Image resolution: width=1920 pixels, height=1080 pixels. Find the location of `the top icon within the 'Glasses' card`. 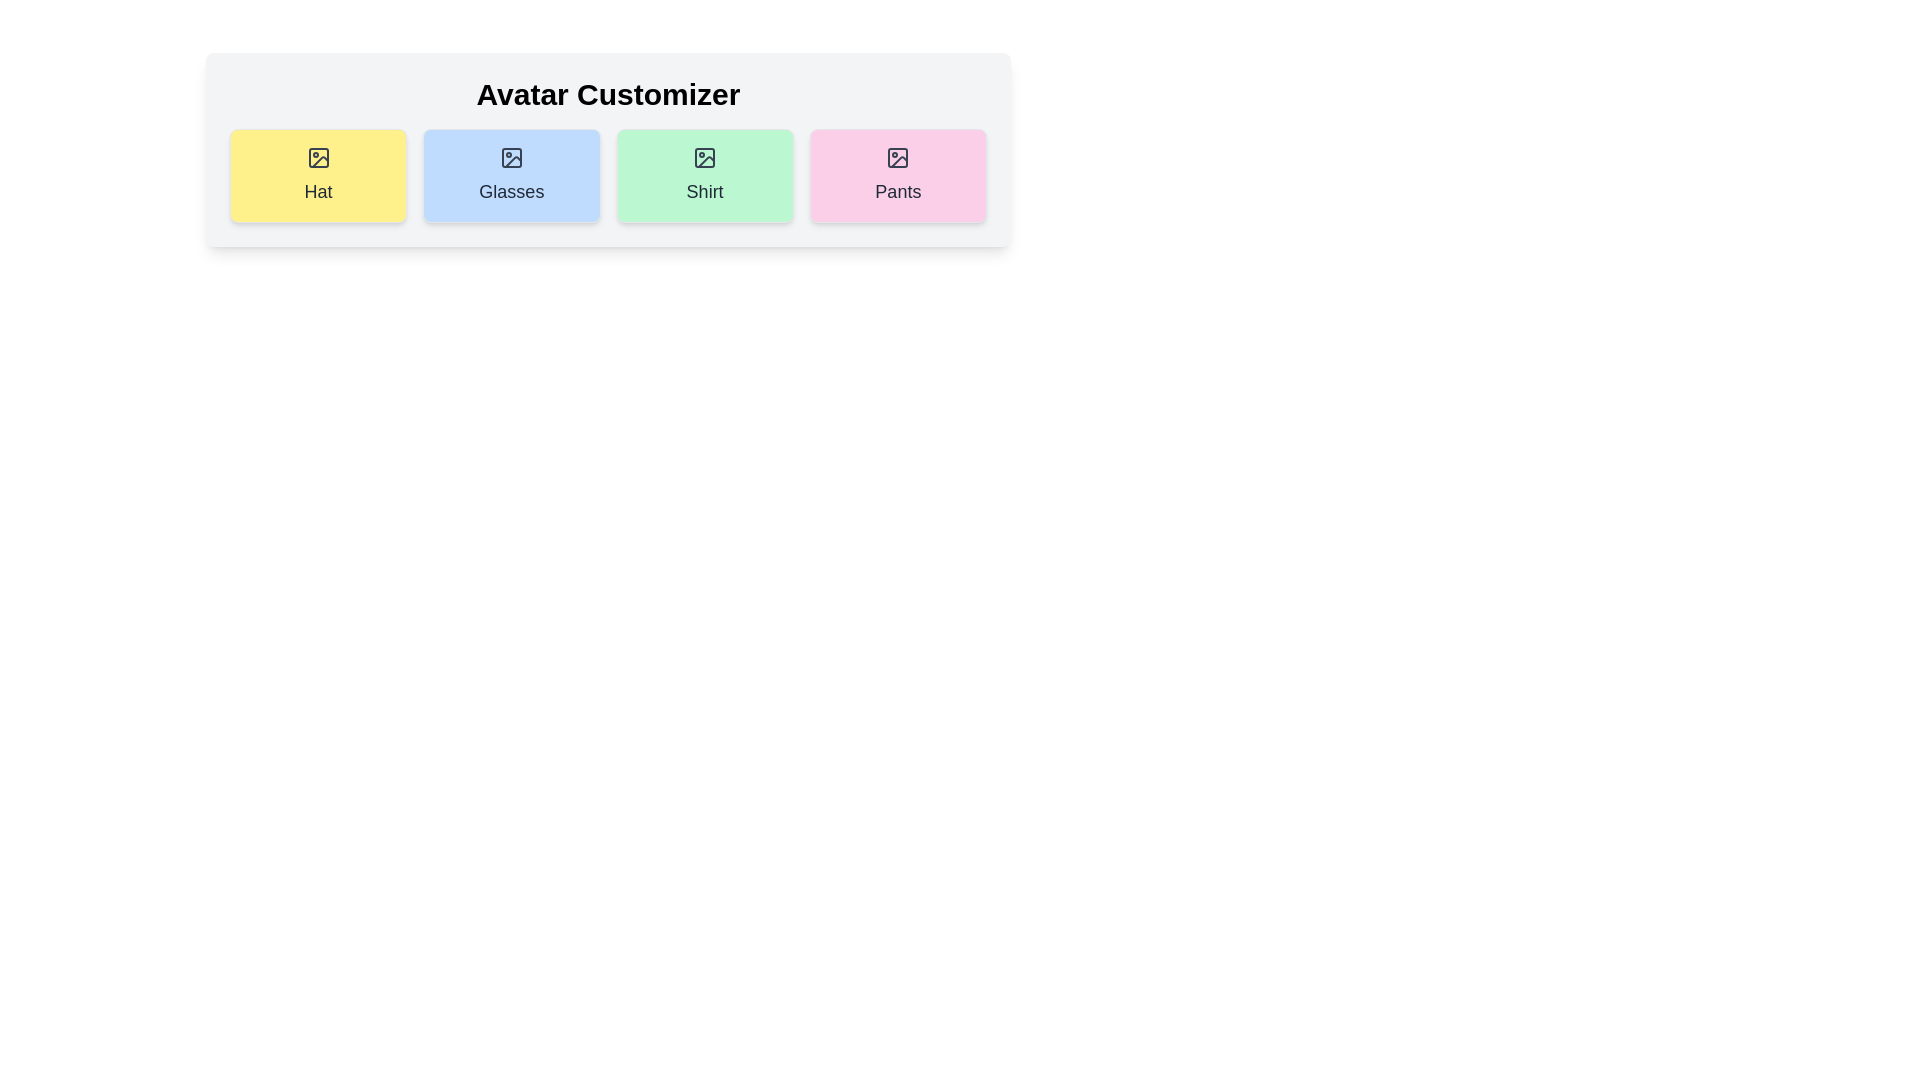

the top icon within the 'Glasses' card is located at coordinates (511, 157).